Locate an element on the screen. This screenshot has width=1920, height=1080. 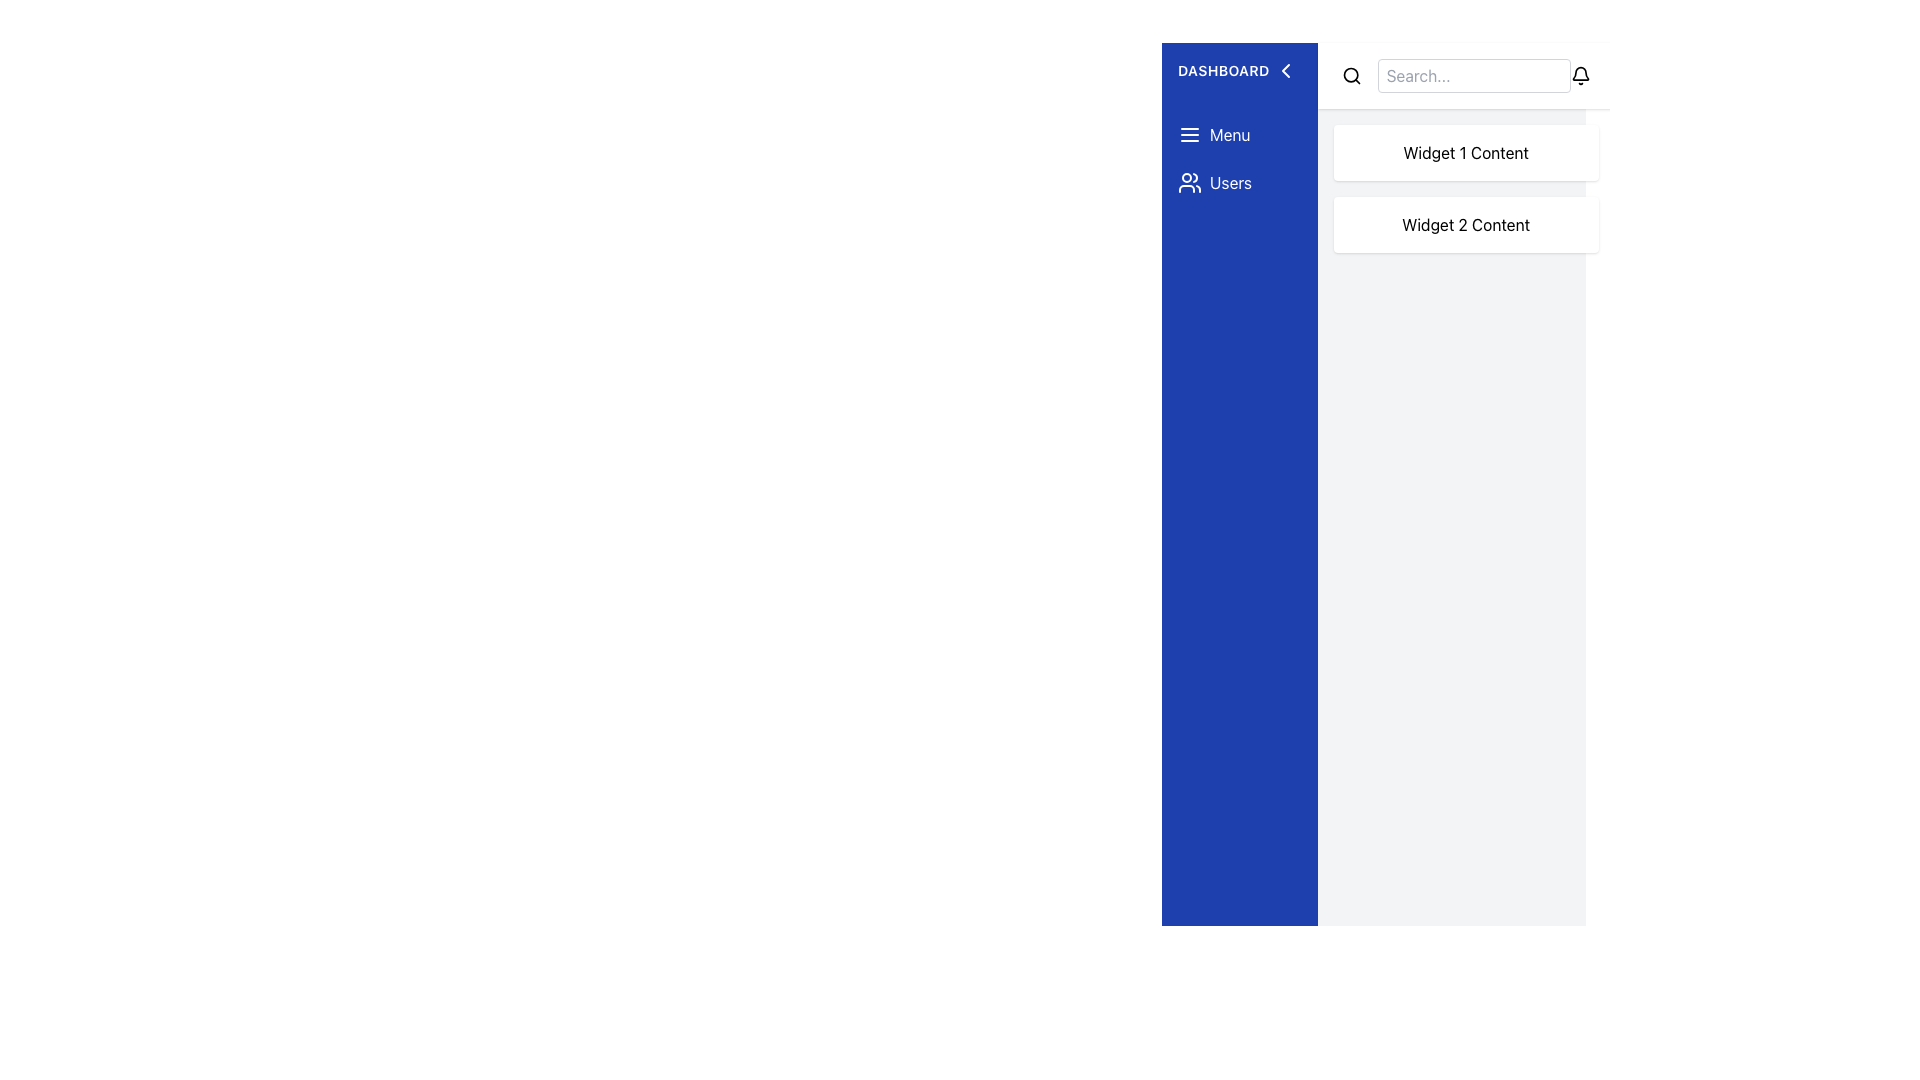
the 'Menu' text label element located in the horizontal navigation menu bar, displayed in white against a blue background is located at coordinates (1229, 135).